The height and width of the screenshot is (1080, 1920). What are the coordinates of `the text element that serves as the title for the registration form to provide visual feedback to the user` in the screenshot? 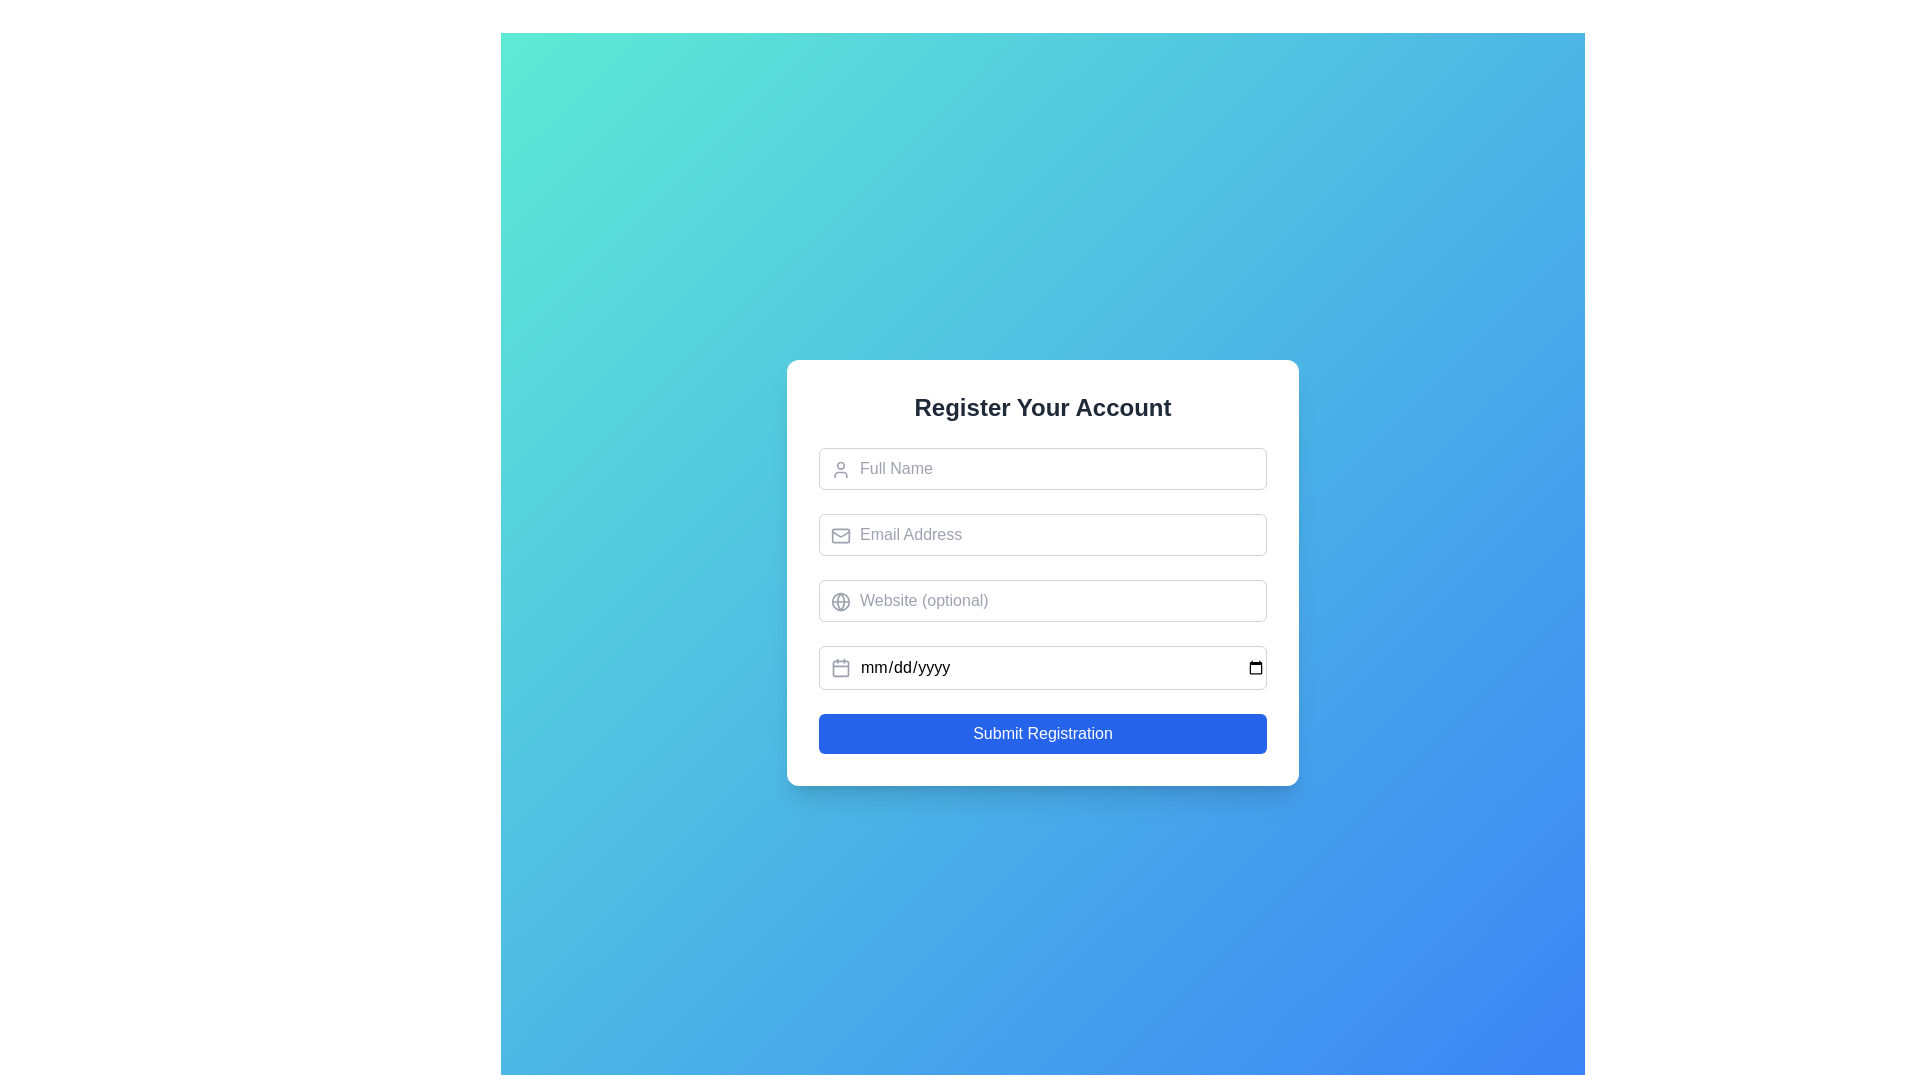 It's located at (1041, 407).